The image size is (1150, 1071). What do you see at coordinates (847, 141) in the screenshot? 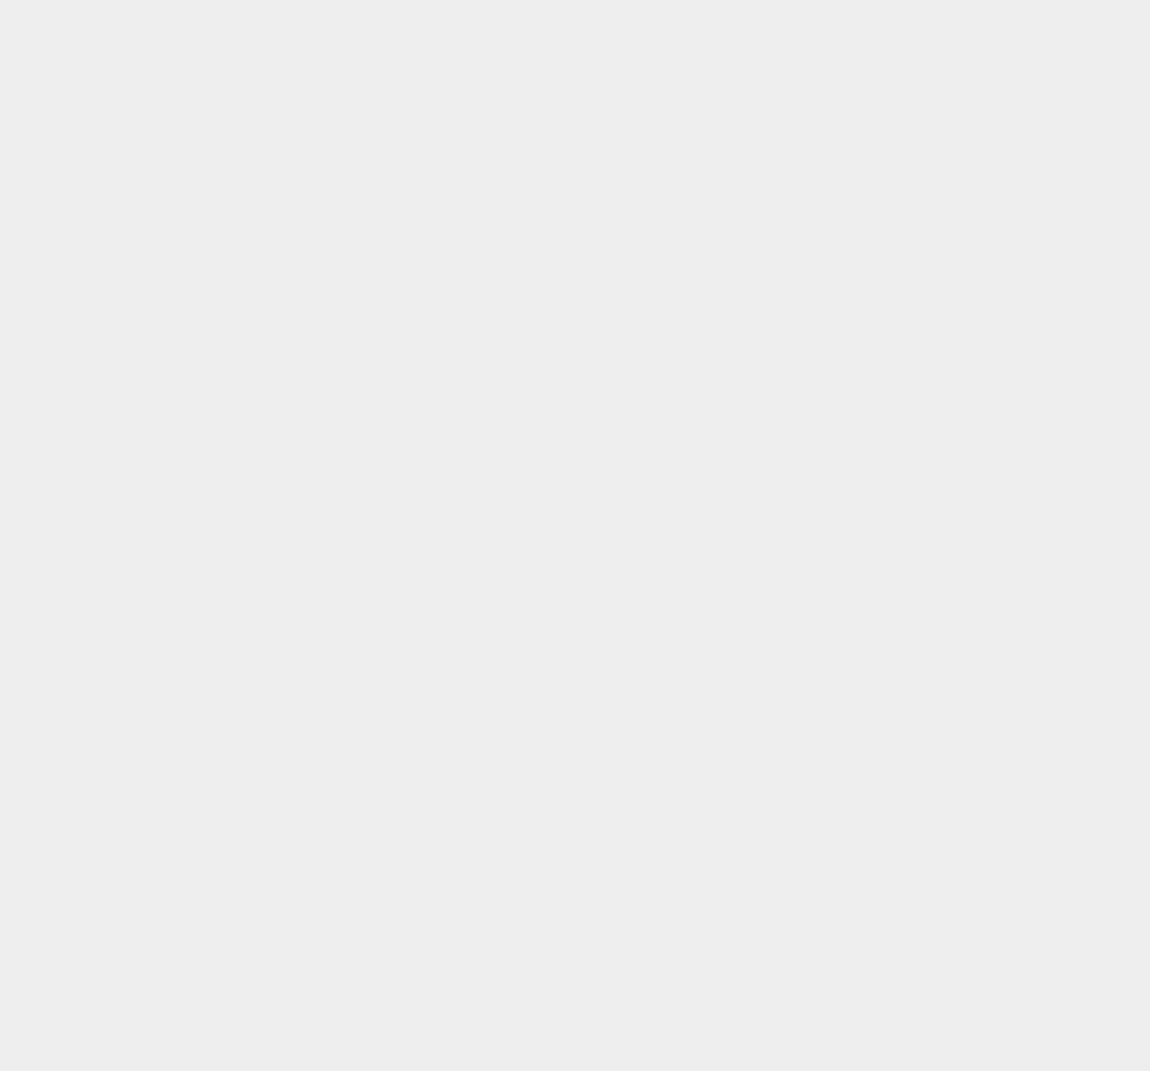
I see `'Technology'` at bounding box center [847, 141].